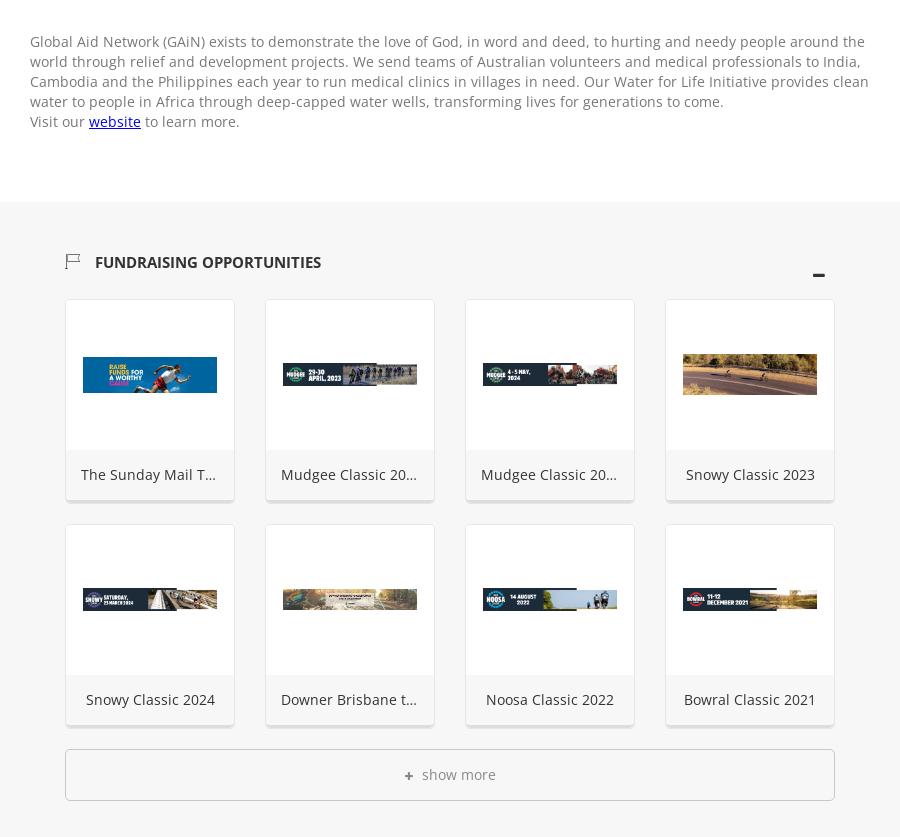  I want to click on 'Noosa Classic 2022', so click(548, 698).